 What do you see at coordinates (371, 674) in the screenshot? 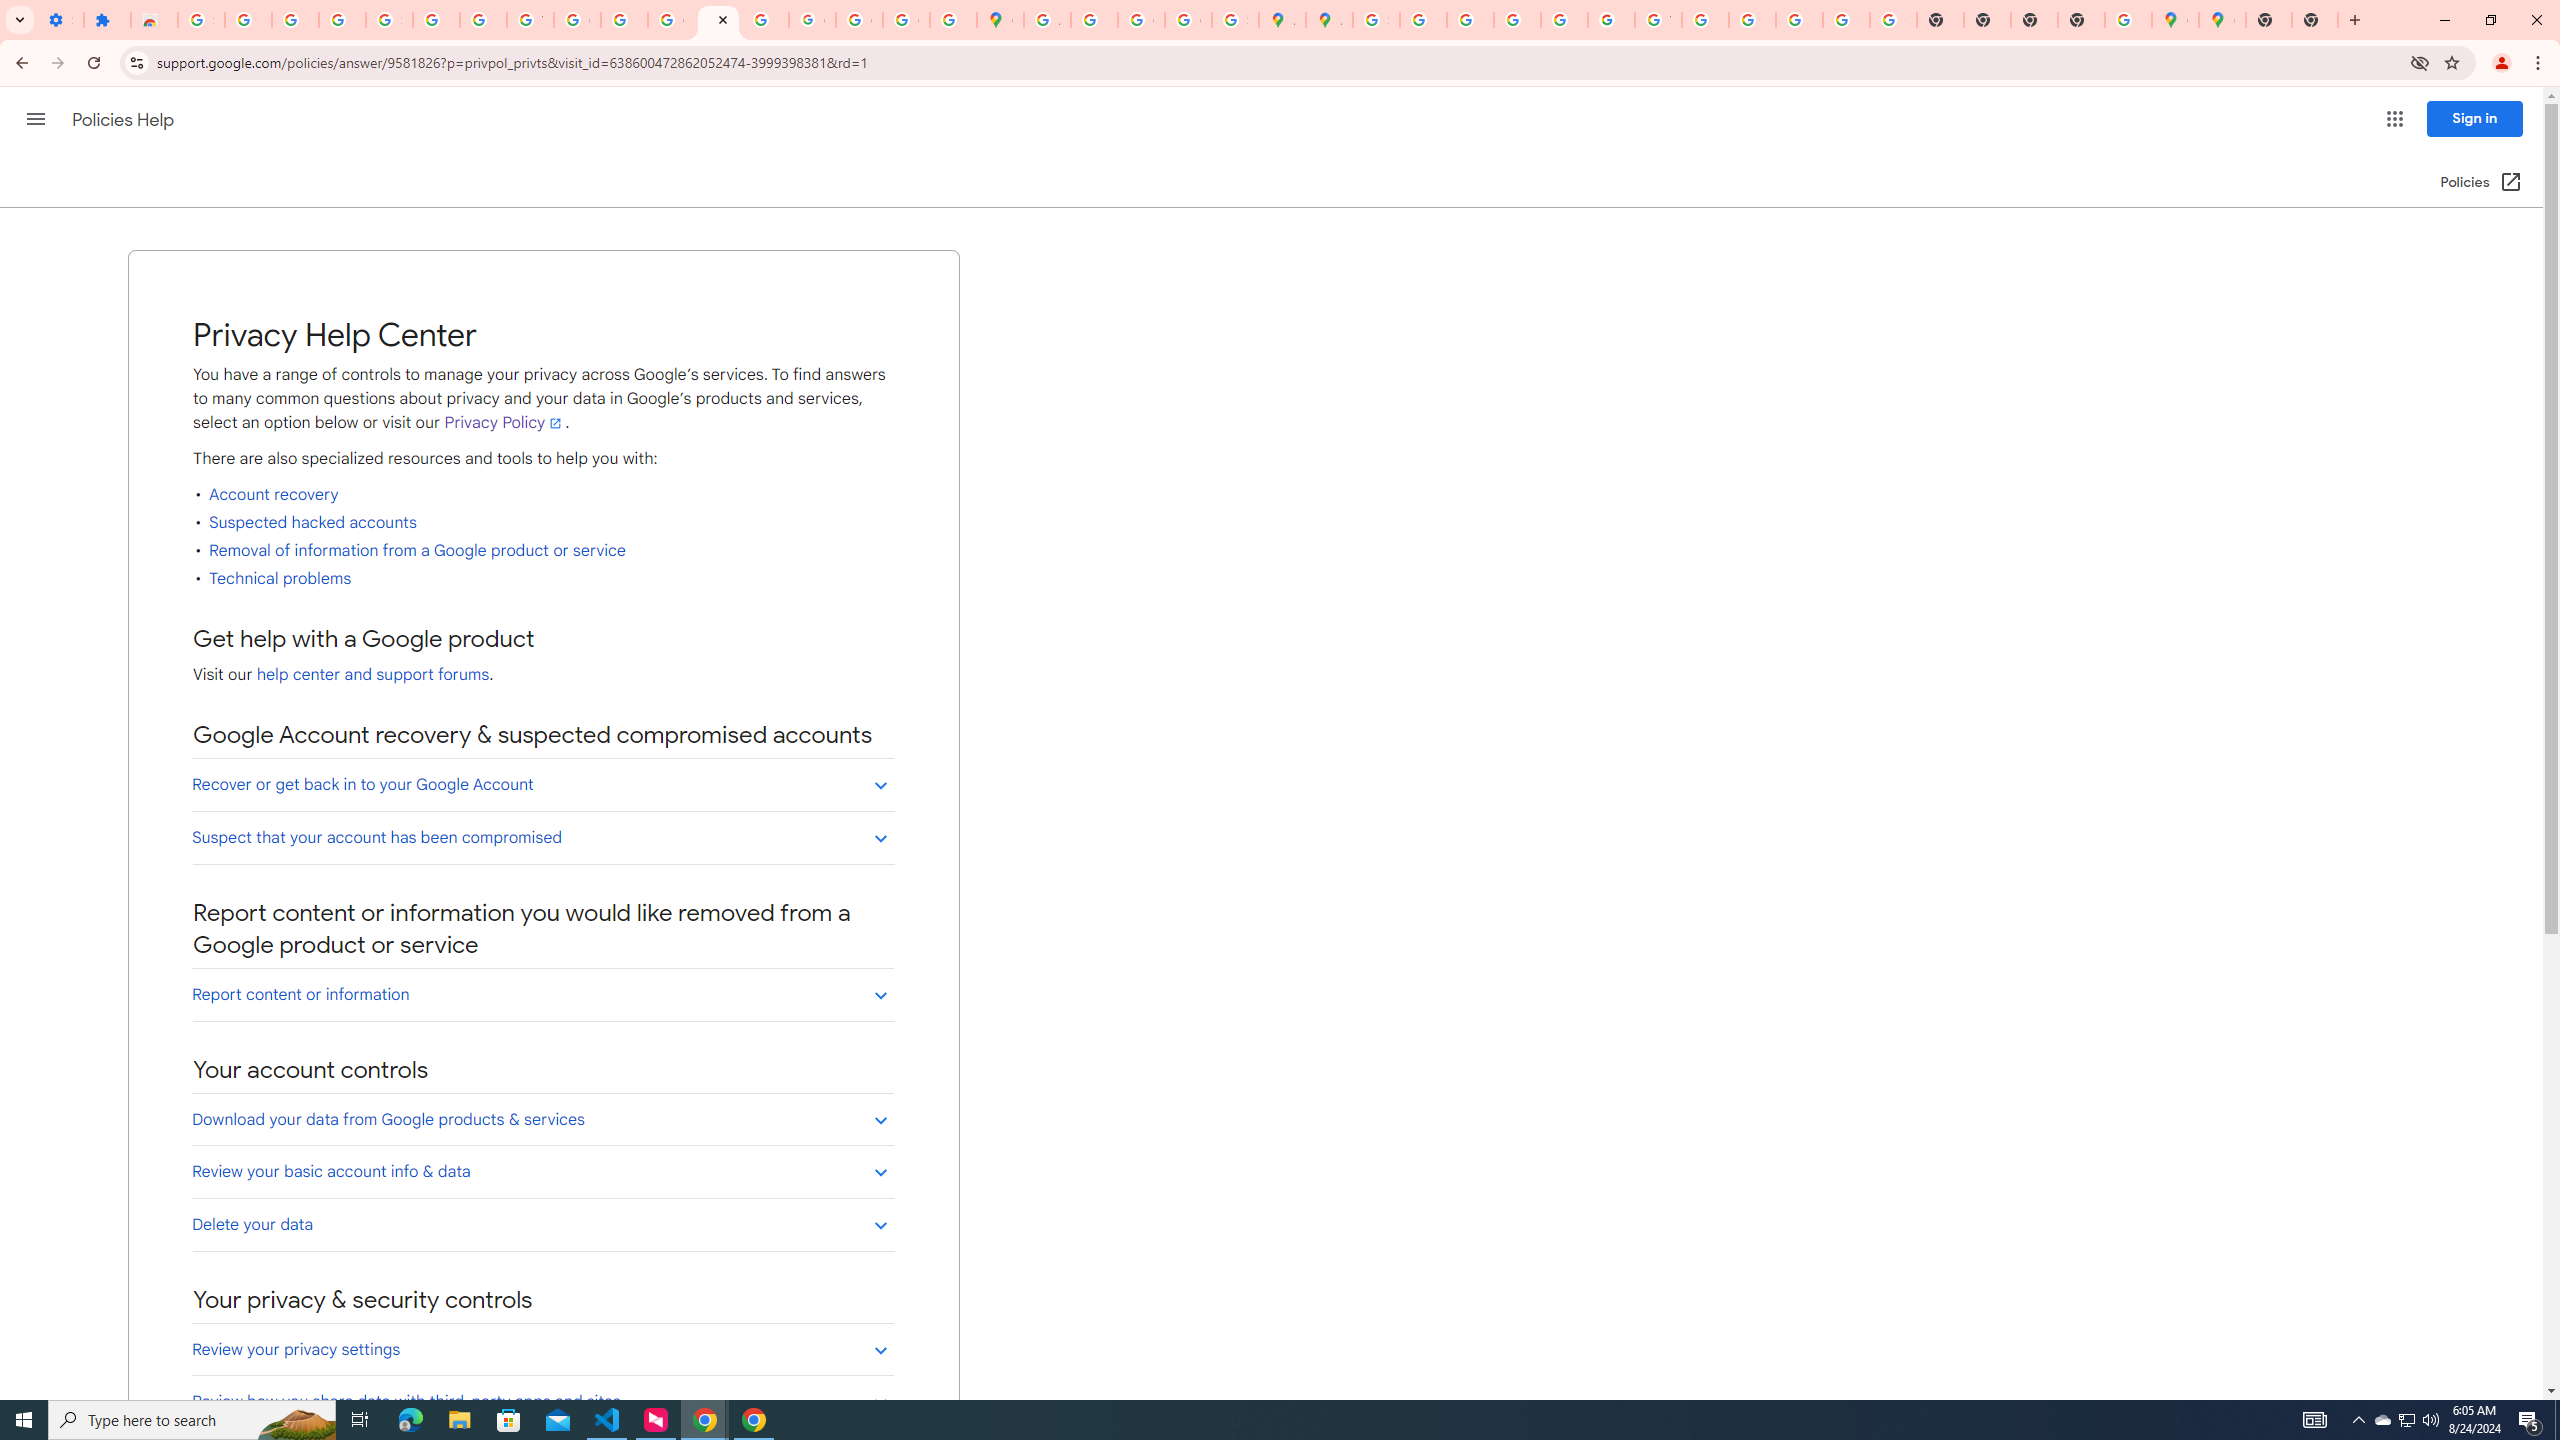
I see `'help center and support forums'` at bounding box center [371, 674].